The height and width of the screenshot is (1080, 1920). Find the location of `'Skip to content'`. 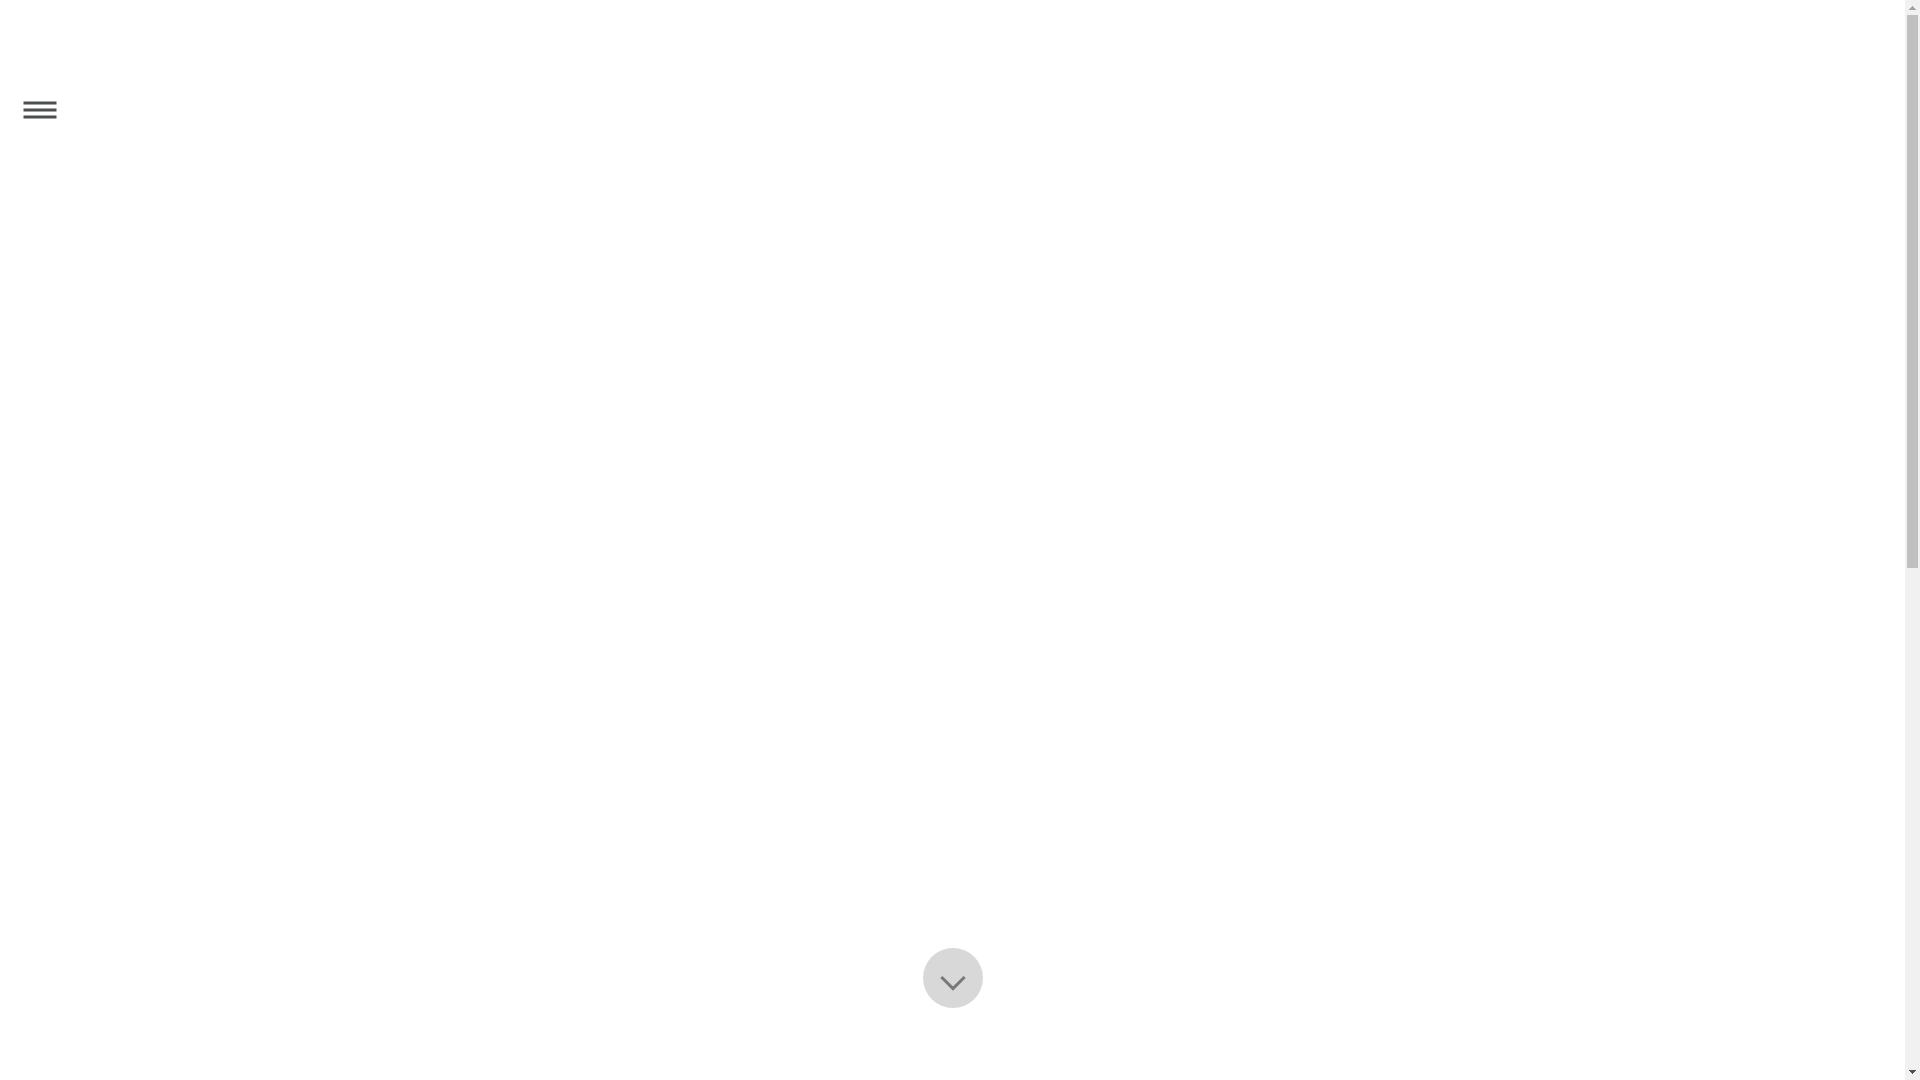

'Skip to content' is located at coordinates (0, 0).